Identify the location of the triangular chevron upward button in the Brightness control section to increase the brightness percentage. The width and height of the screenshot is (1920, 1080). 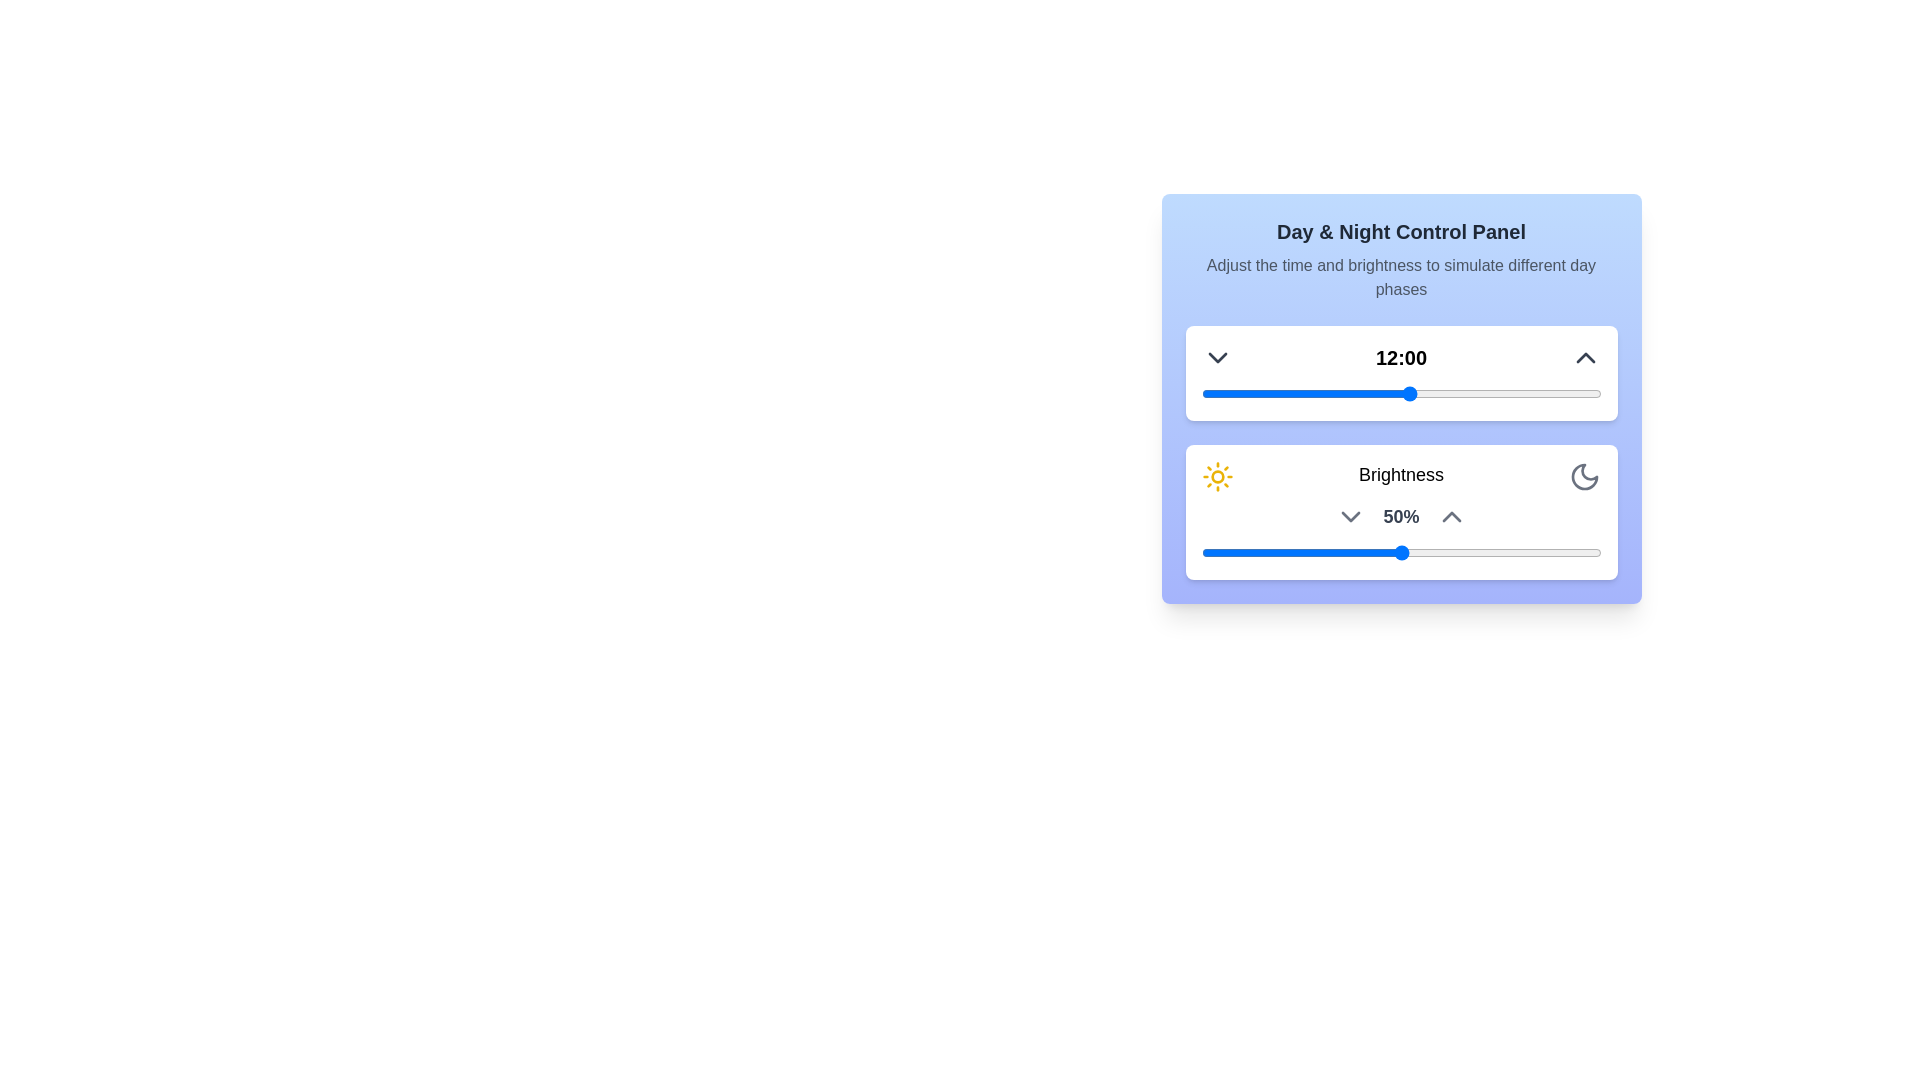
(1451, 515).